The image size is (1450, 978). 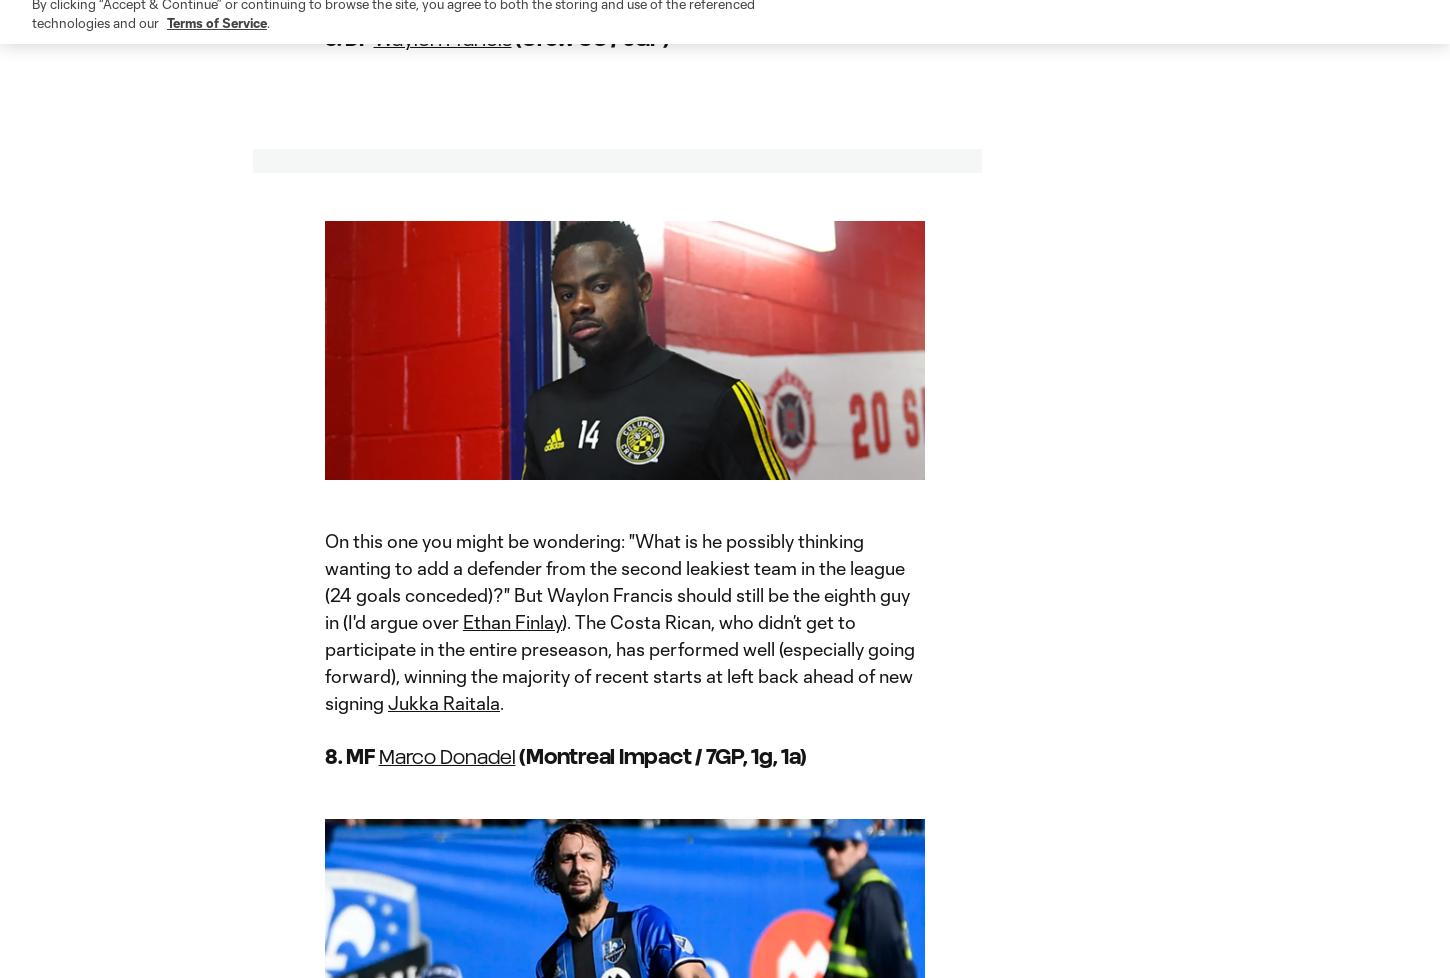 I want to click on '). The Costa Rican, who didn’t get to participate in the entire preseason, has performed well (especially going forward), winning the majority of recent starts at left back ahead of new signing', so click(x=619, y=662).